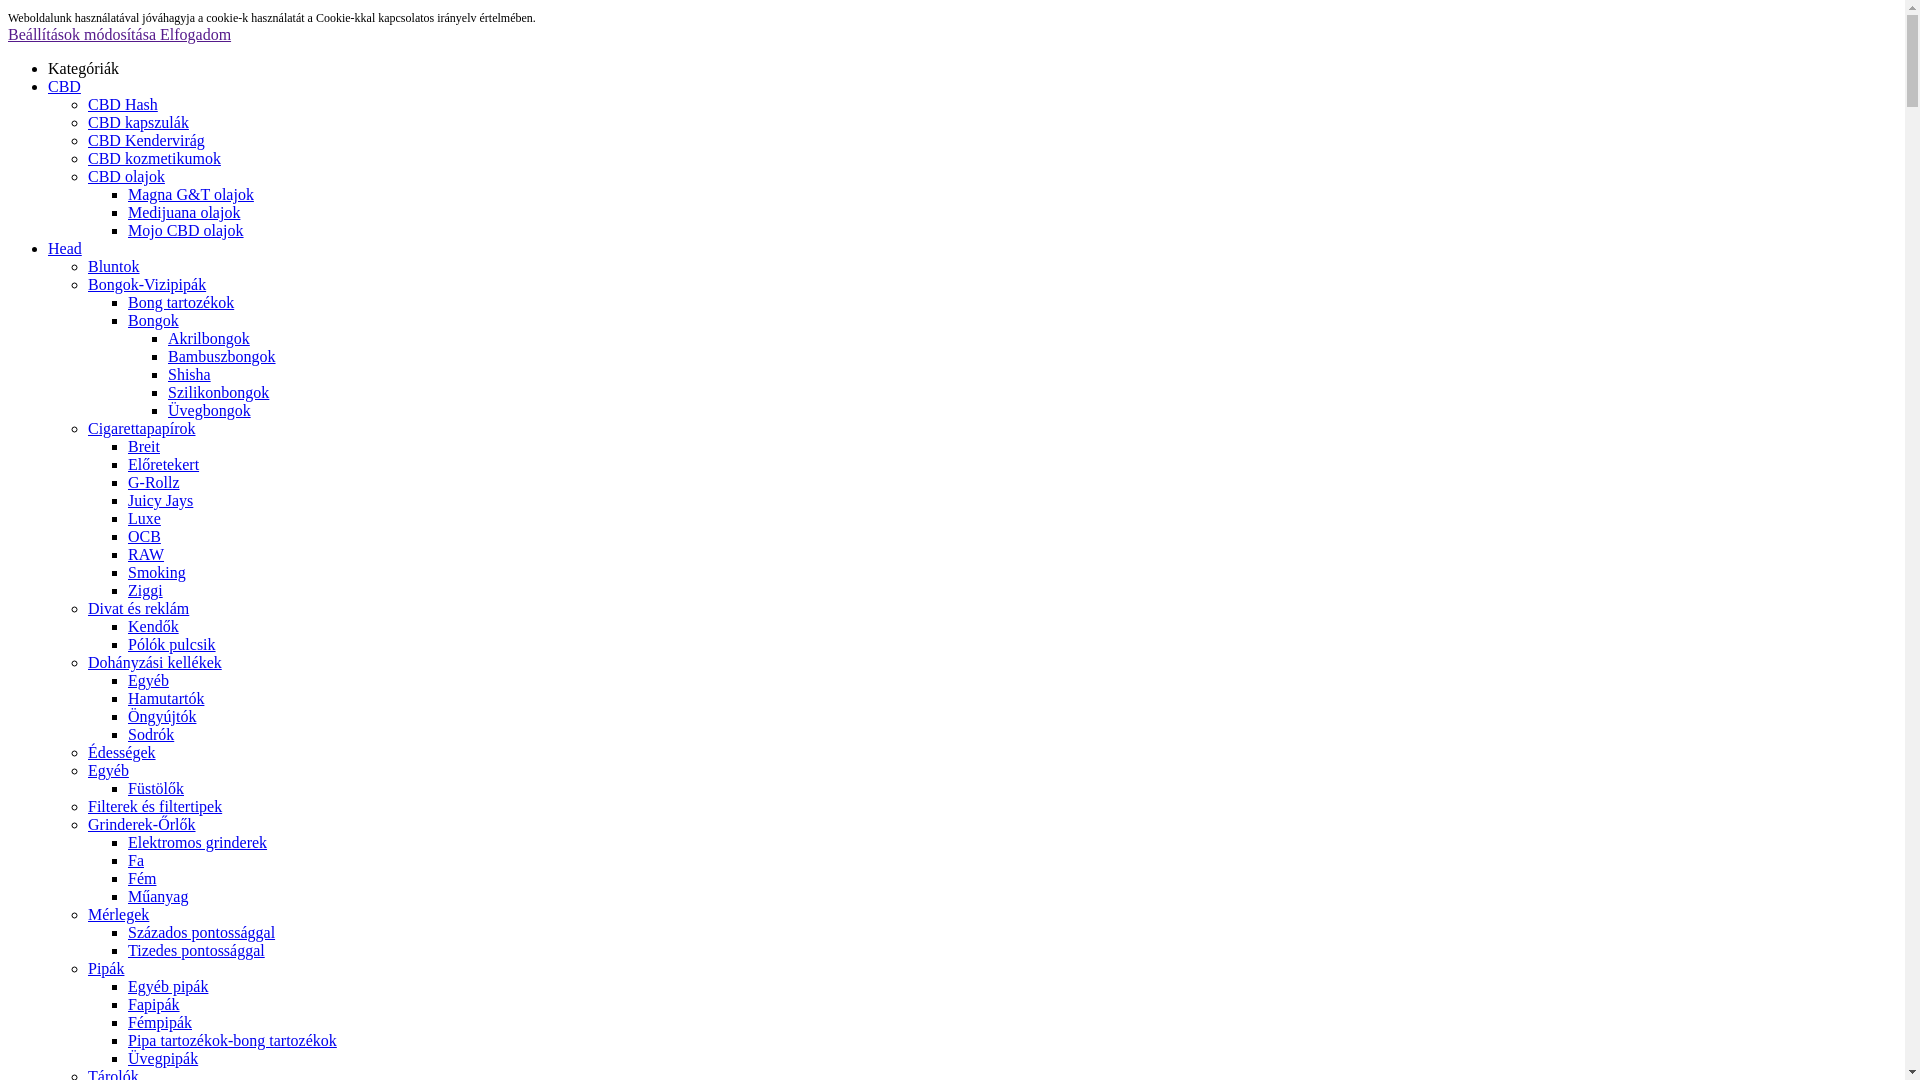  What do you see at coordinates (209, 337) in the screenshot?
I see `'Akrilbongok'` at bounding box center [209, 337].